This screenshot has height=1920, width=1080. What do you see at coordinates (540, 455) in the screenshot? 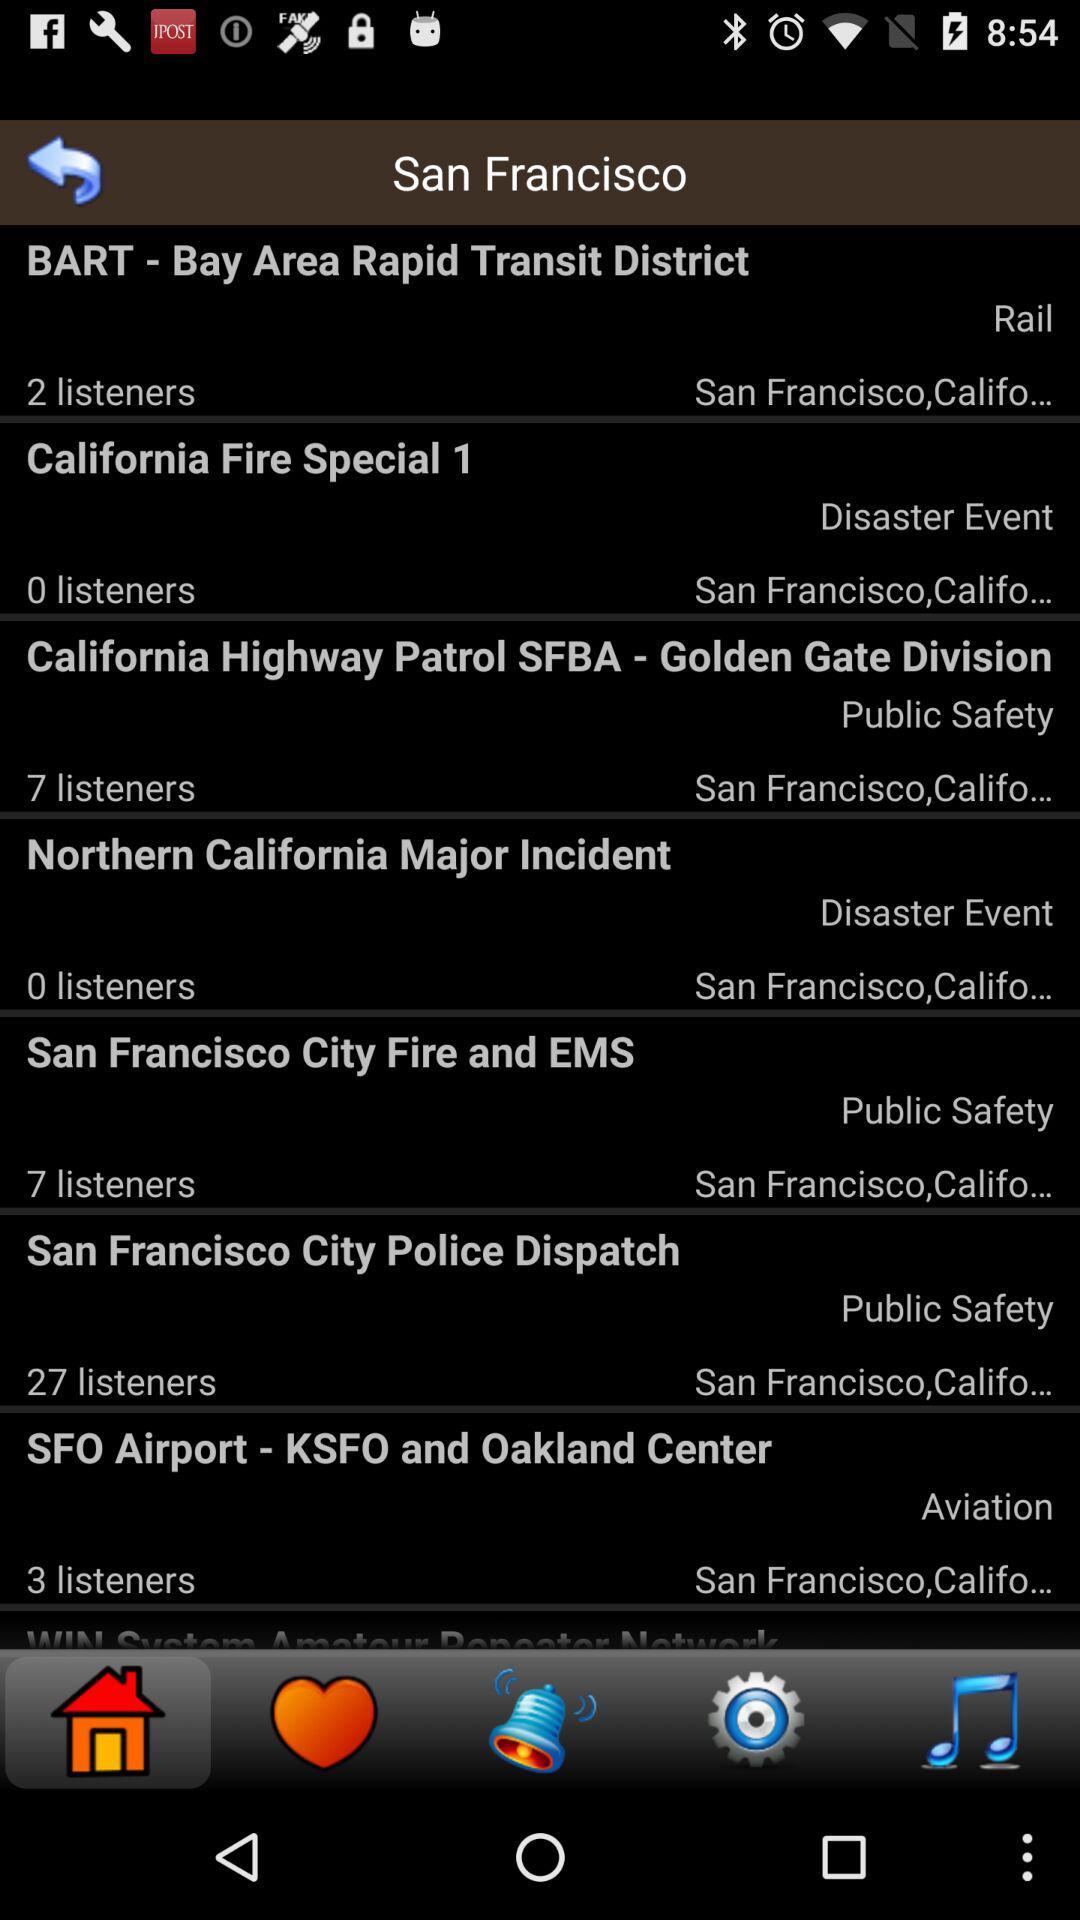
I see `the icon above the disaster event` at bounding box center [540, 455].